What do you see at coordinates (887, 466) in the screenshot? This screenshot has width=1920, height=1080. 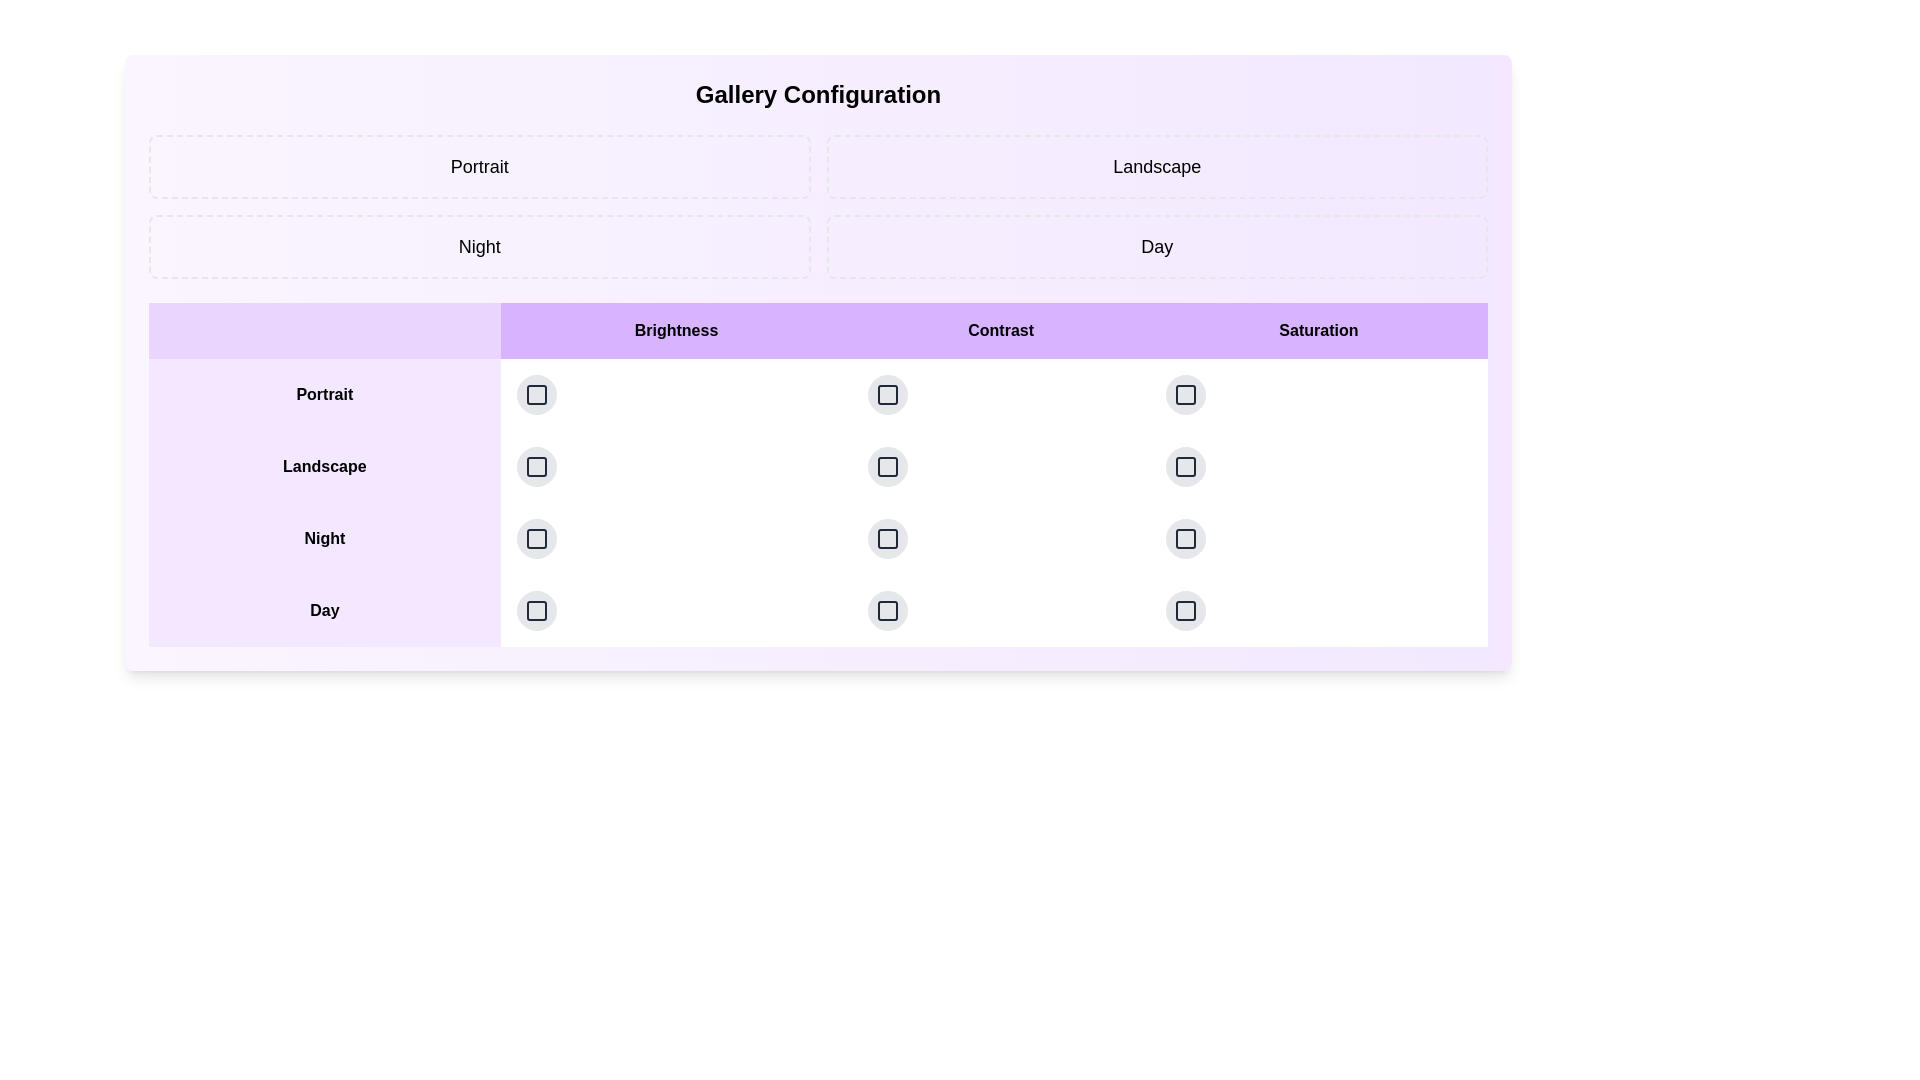 I see `the small square icon in the second column labeled 'Contrast' and third row labeled 'Night' under the 'Gallery Configuration' section` at bounding box center [887, 466].